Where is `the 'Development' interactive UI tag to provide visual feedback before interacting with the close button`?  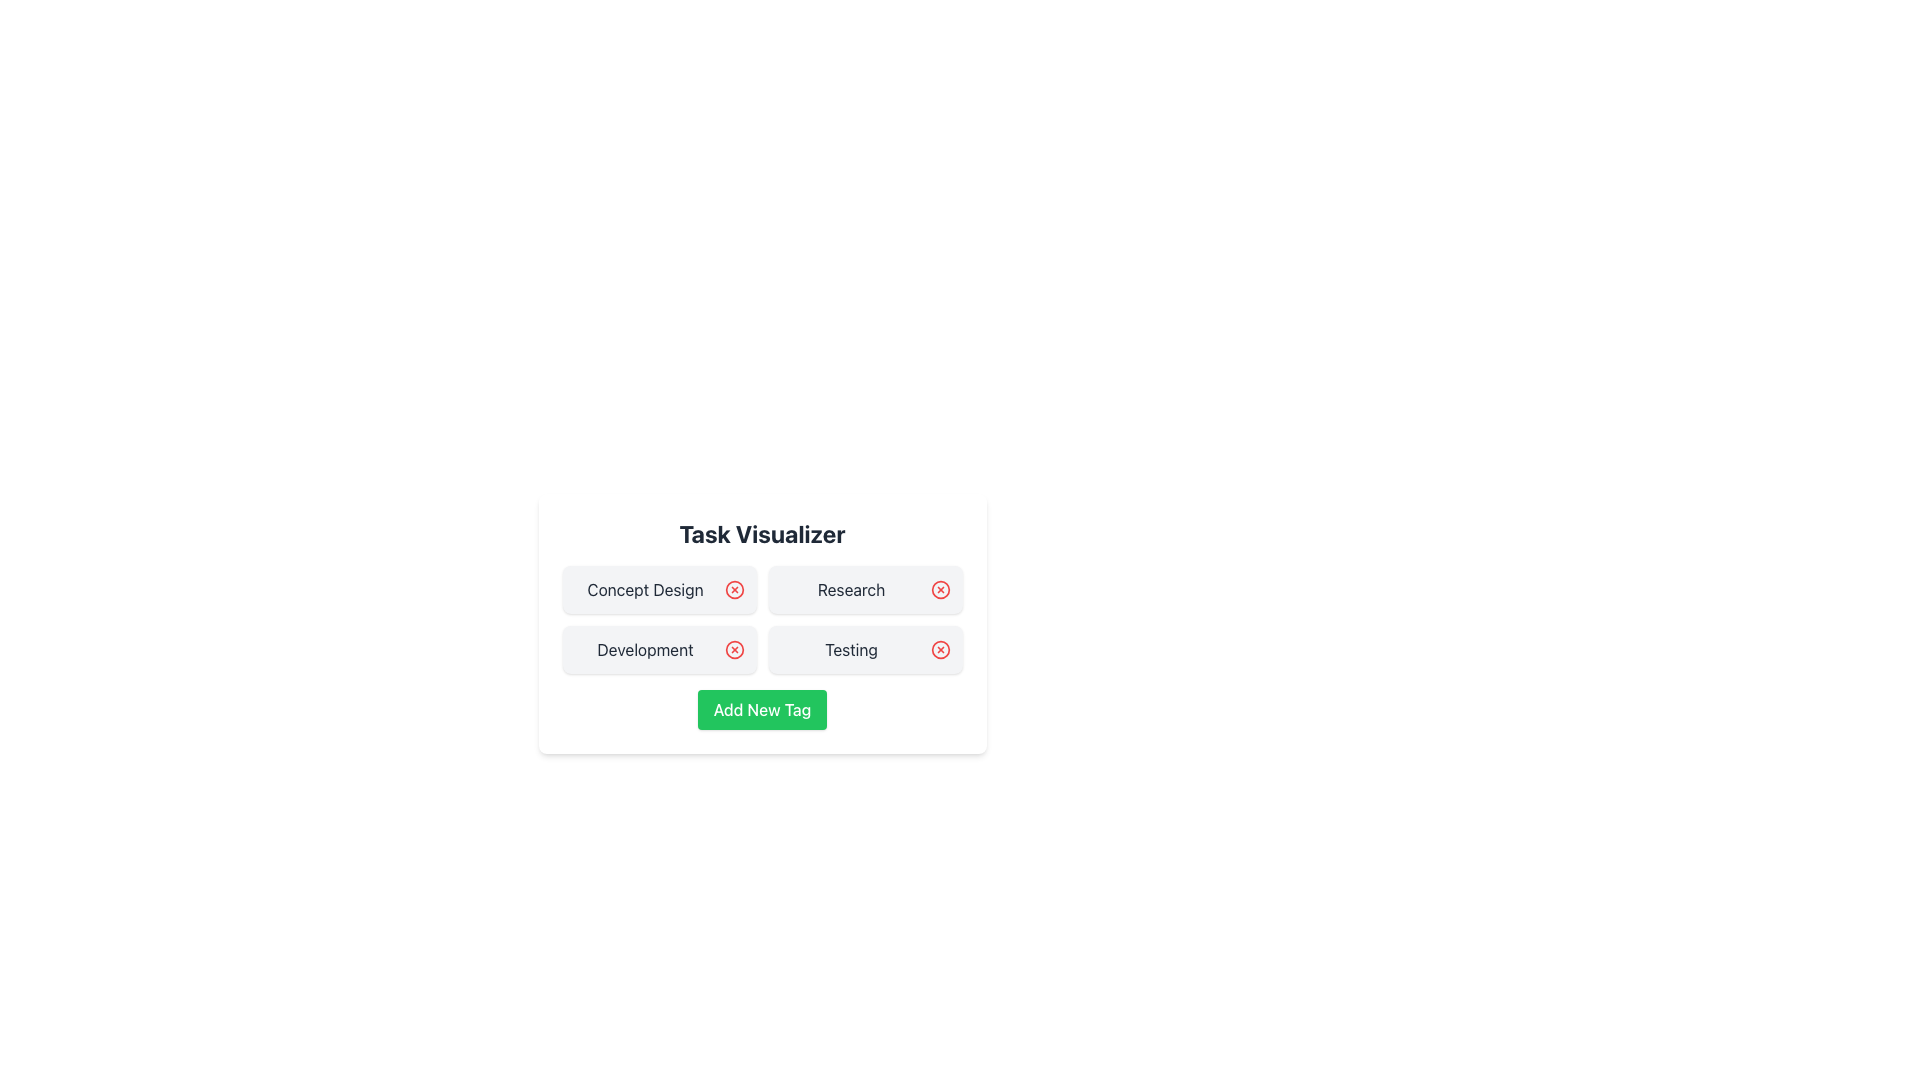
the 'Development' interactive UI tag to provide visual feedback before interacting with the close button is located at coordinates (659, 650).